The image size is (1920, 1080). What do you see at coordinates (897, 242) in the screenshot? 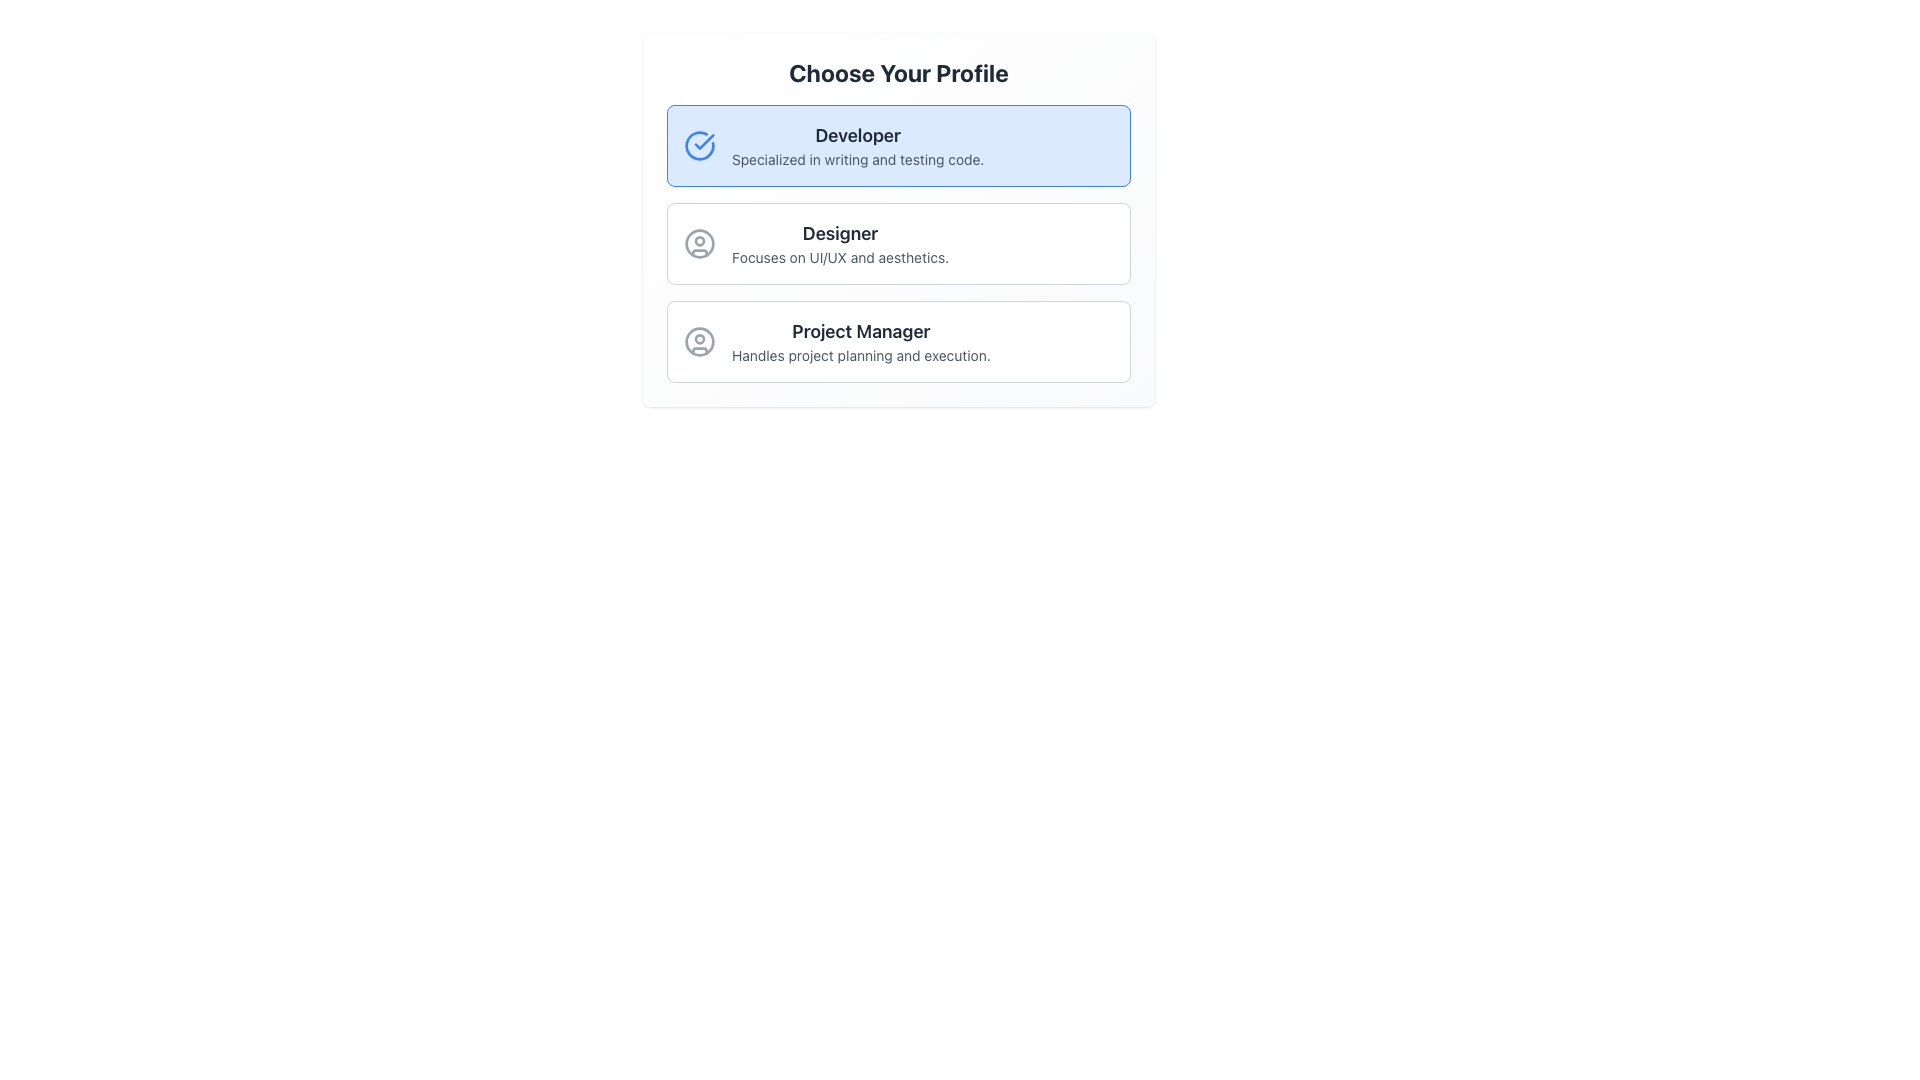
I see `the 'Designer' role option in the vertical list under the heading 'Choose Your Profile'` at bounding box center [897, 242].